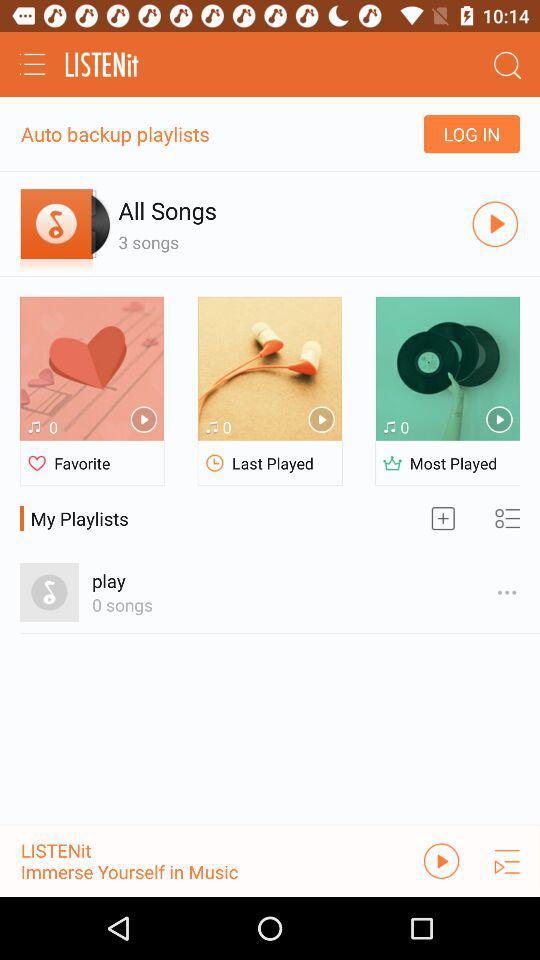 The image size is (540, 960). I want to click on the options icon which is beside play, so click(507, 592).